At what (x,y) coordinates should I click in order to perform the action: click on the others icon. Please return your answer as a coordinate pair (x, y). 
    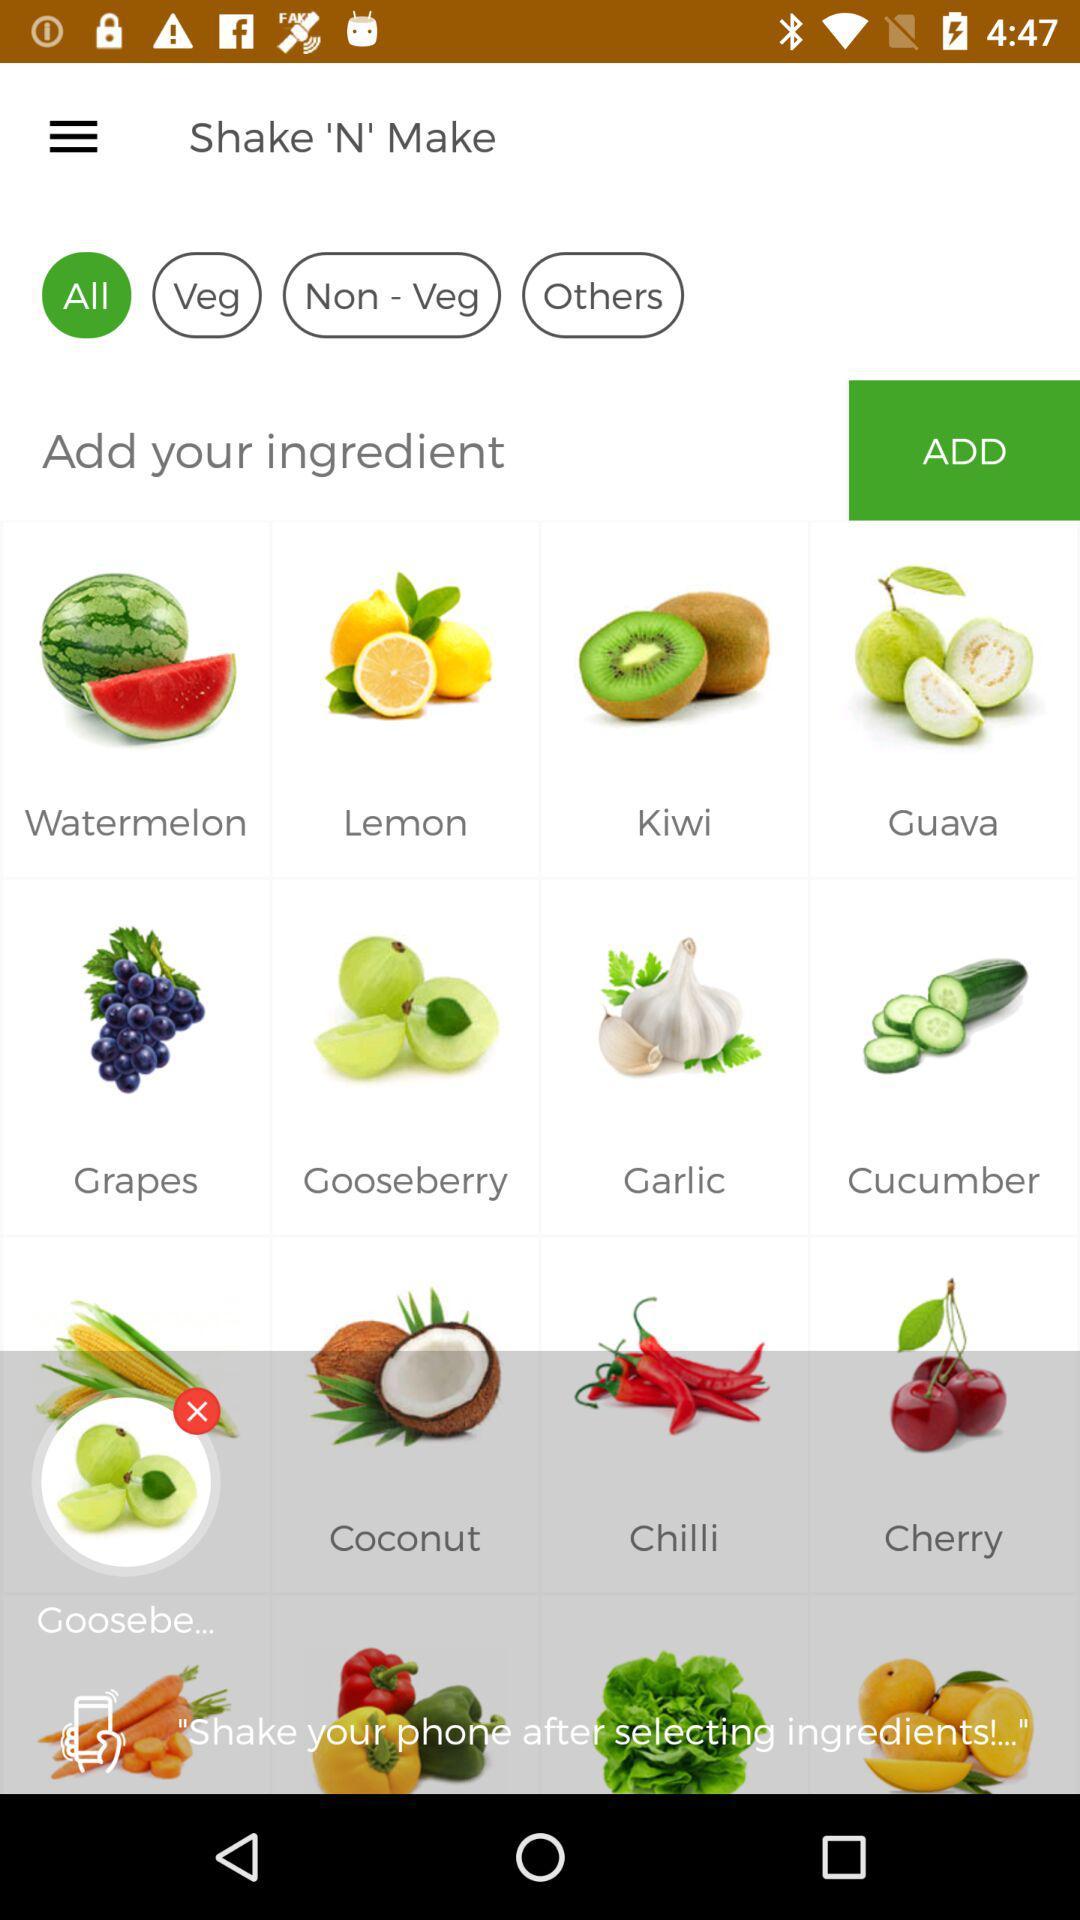
    Looking at the image, I should click on (601, 294).